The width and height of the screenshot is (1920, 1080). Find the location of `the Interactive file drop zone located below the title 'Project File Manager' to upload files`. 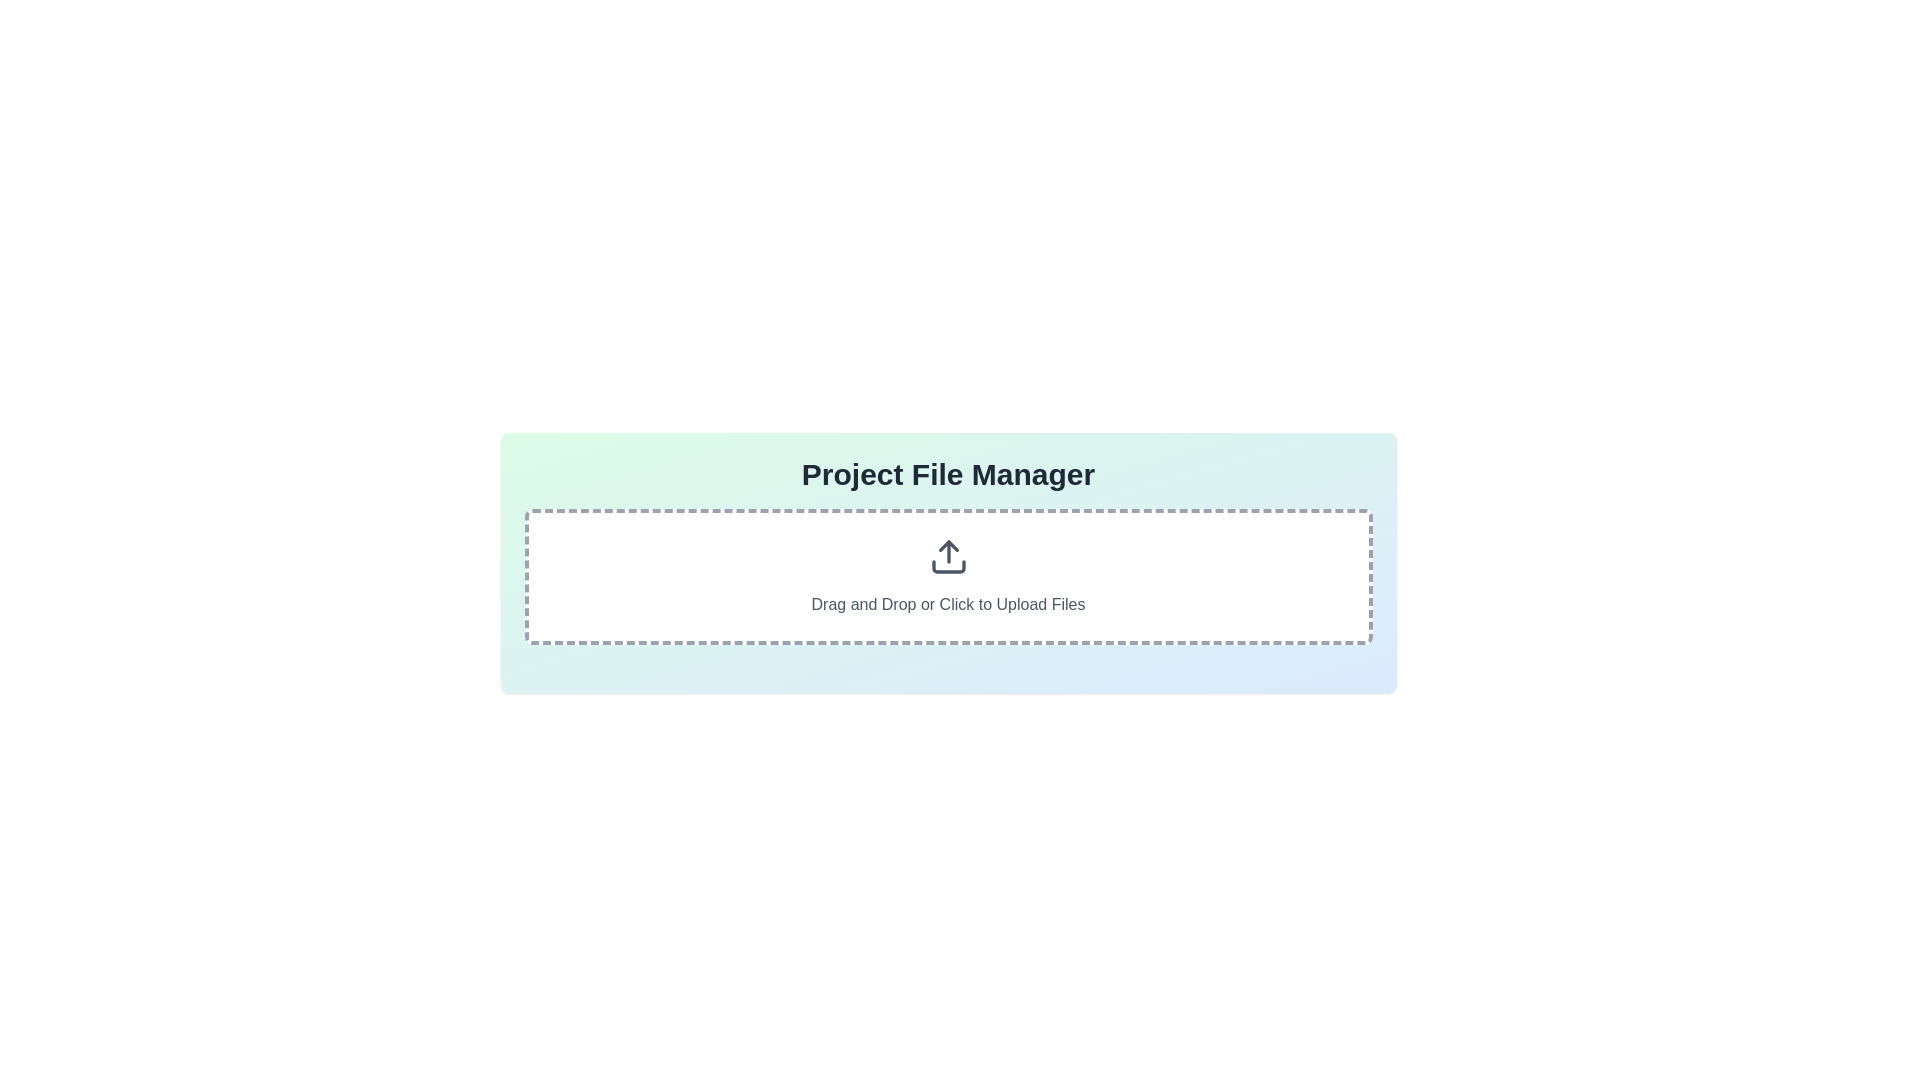

the Interactive file drop zone located below the title 'Project File Manager' to upload files is located at coordinates (947, 577).